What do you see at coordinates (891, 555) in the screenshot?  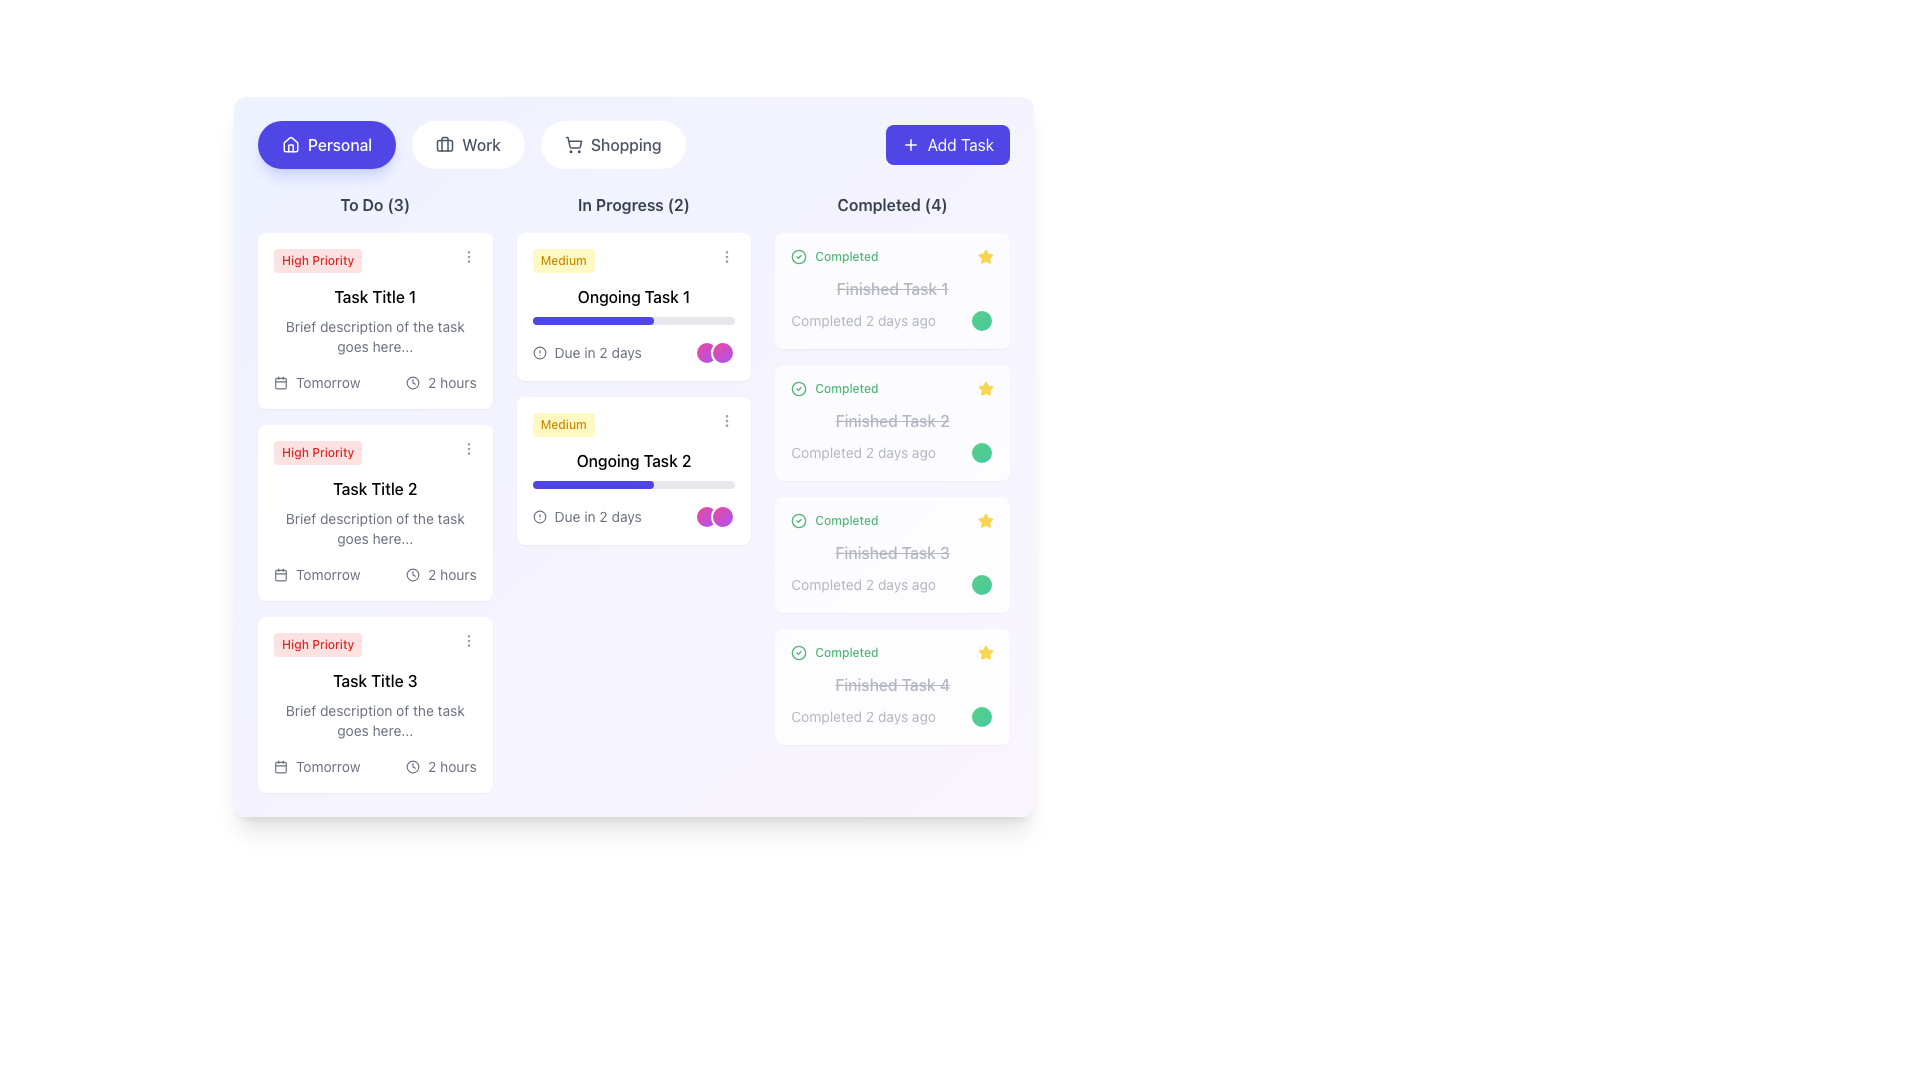 I see `the third completed task card located in the 'Completed' section of the dashboard interface, positioned between 'Finished Task 2' and 'Finished Task 4'` at bounding box center [891, 555].